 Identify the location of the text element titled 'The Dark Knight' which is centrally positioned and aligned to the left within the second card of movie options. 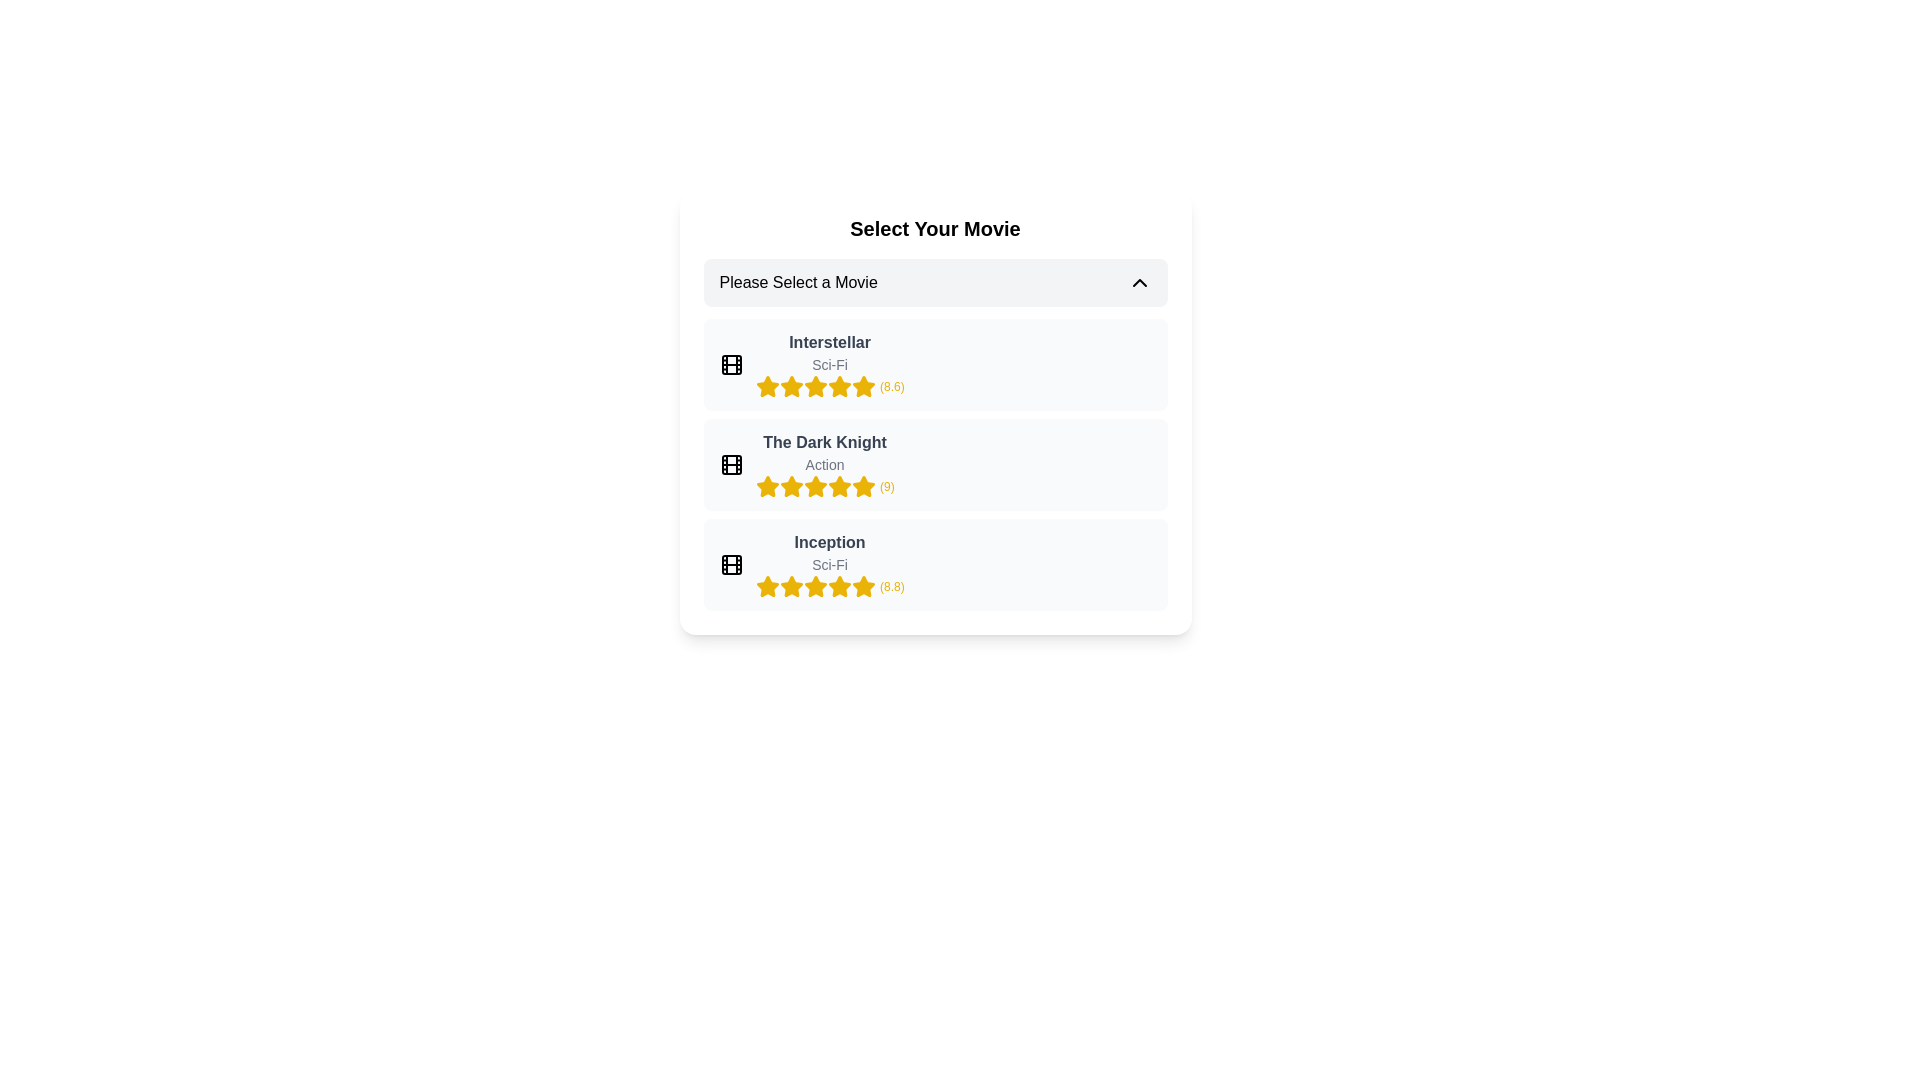
(825, 442).